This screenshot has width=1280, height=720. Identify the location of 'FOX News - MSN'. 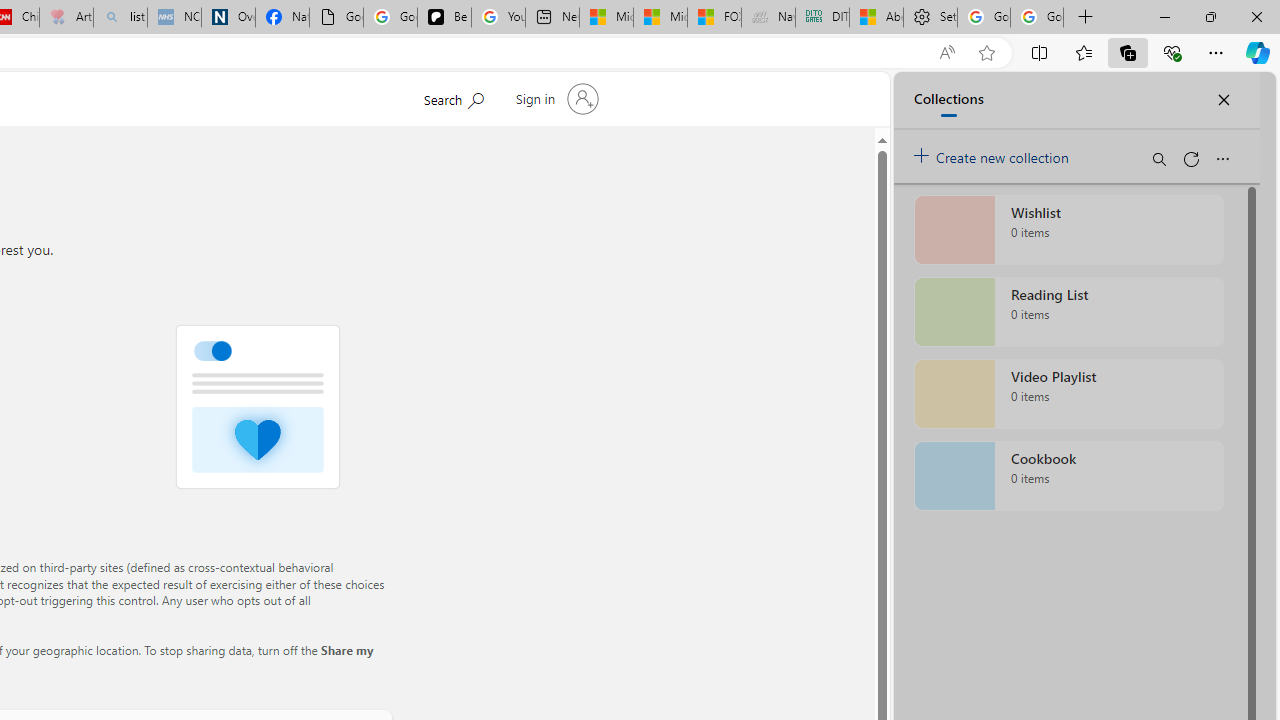
(714, 17).